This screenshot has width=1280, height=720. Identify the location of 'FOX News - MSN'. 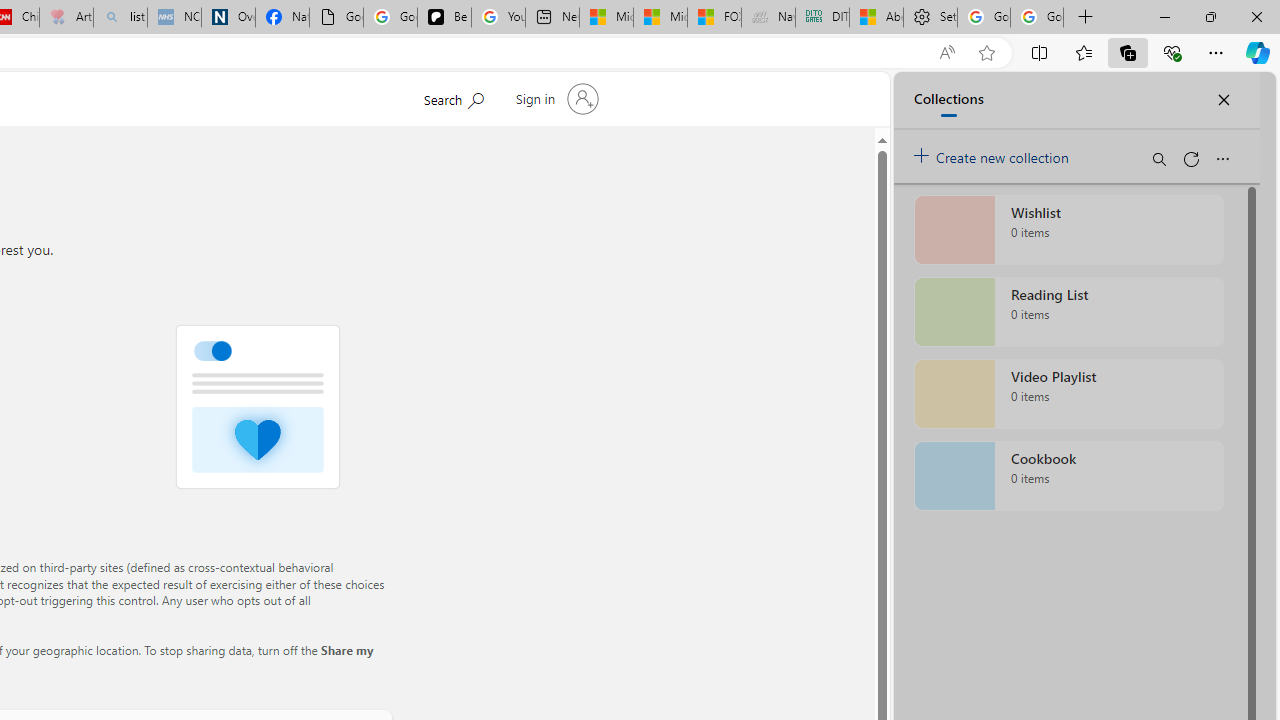
(714, 17).